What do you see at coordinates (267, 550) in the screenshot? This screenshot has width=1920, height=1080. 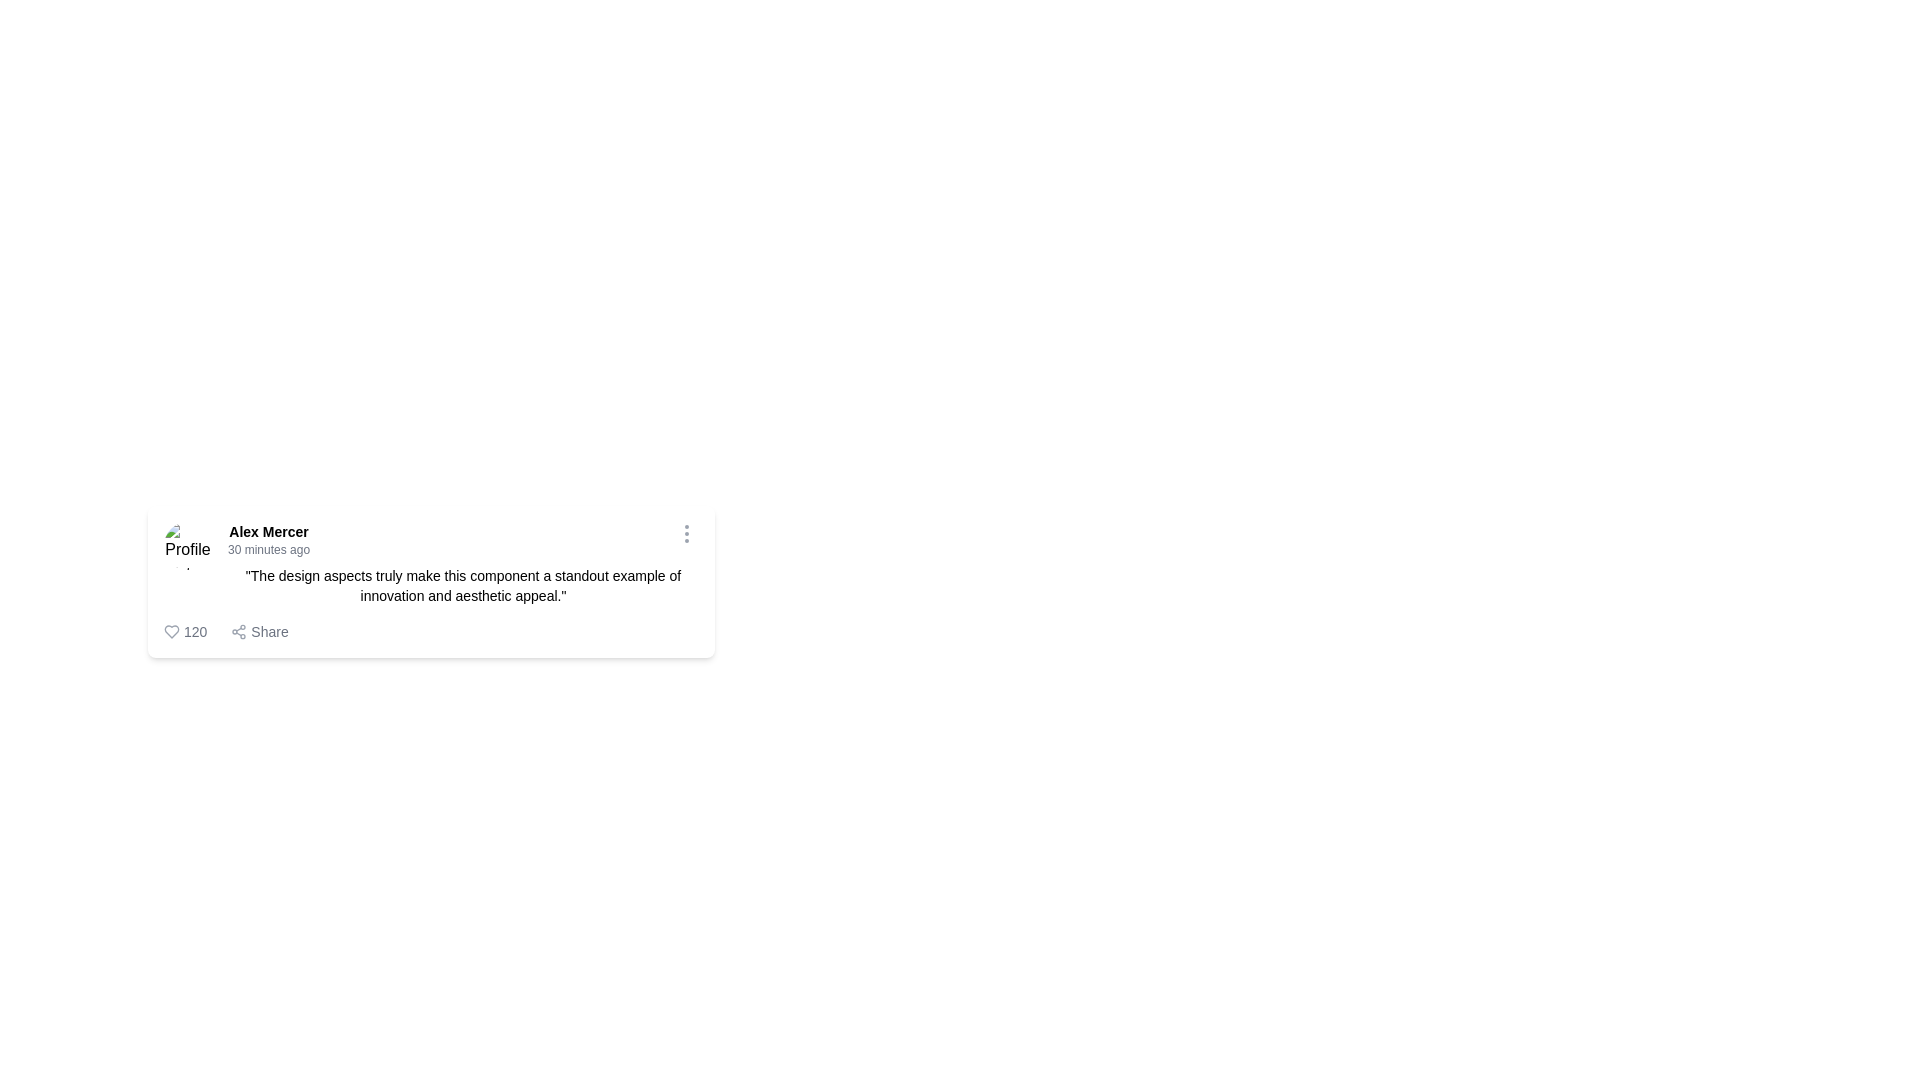 I see `timestamp displayed as '30 minutes ago' located beneath the name label 'Alex Mercer' in the card layout` at bounding box center [267, 550].